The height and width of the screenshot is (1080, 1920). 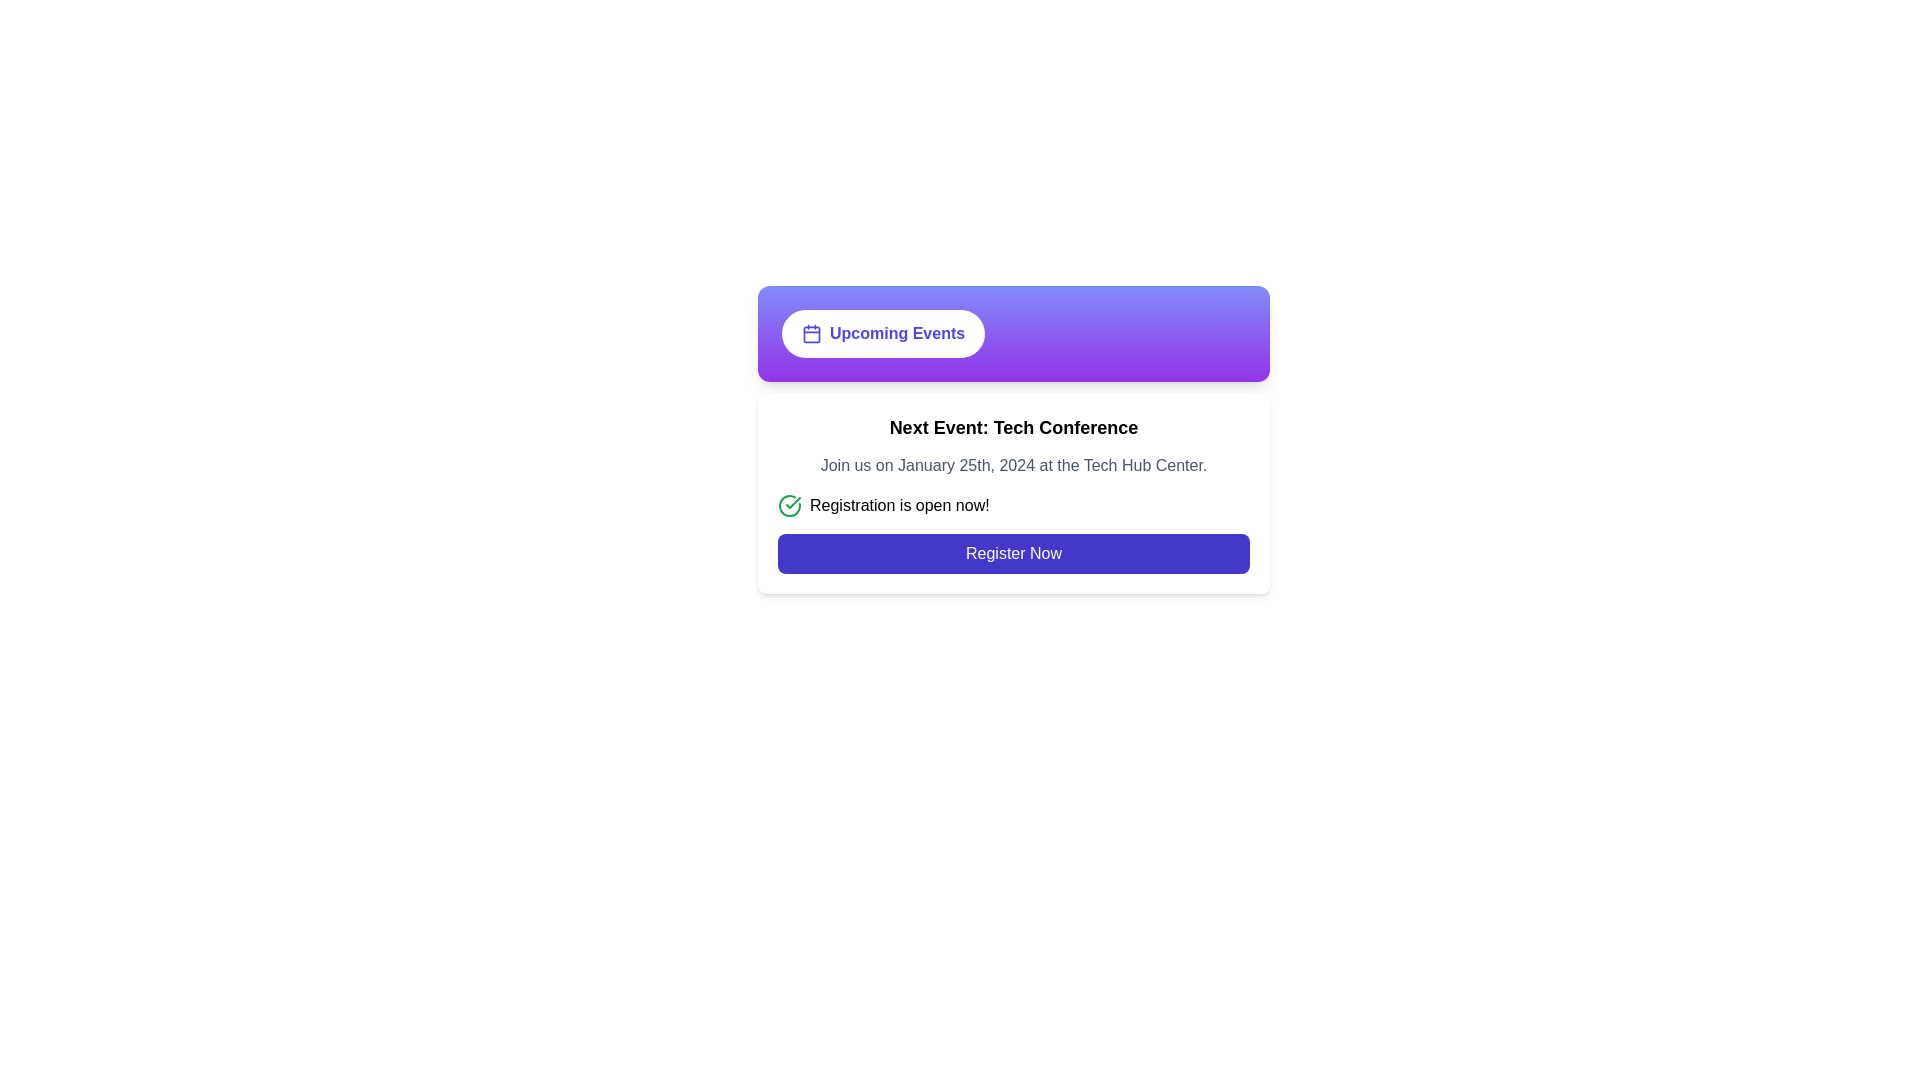 What do you see at coordinates (811, 333) in the screenshot?
I see `the icon located at the leftmost part of the 'Upcoming Events' button, which symbolizes event scheduling or date-related content` at bounding box center [811, 333].